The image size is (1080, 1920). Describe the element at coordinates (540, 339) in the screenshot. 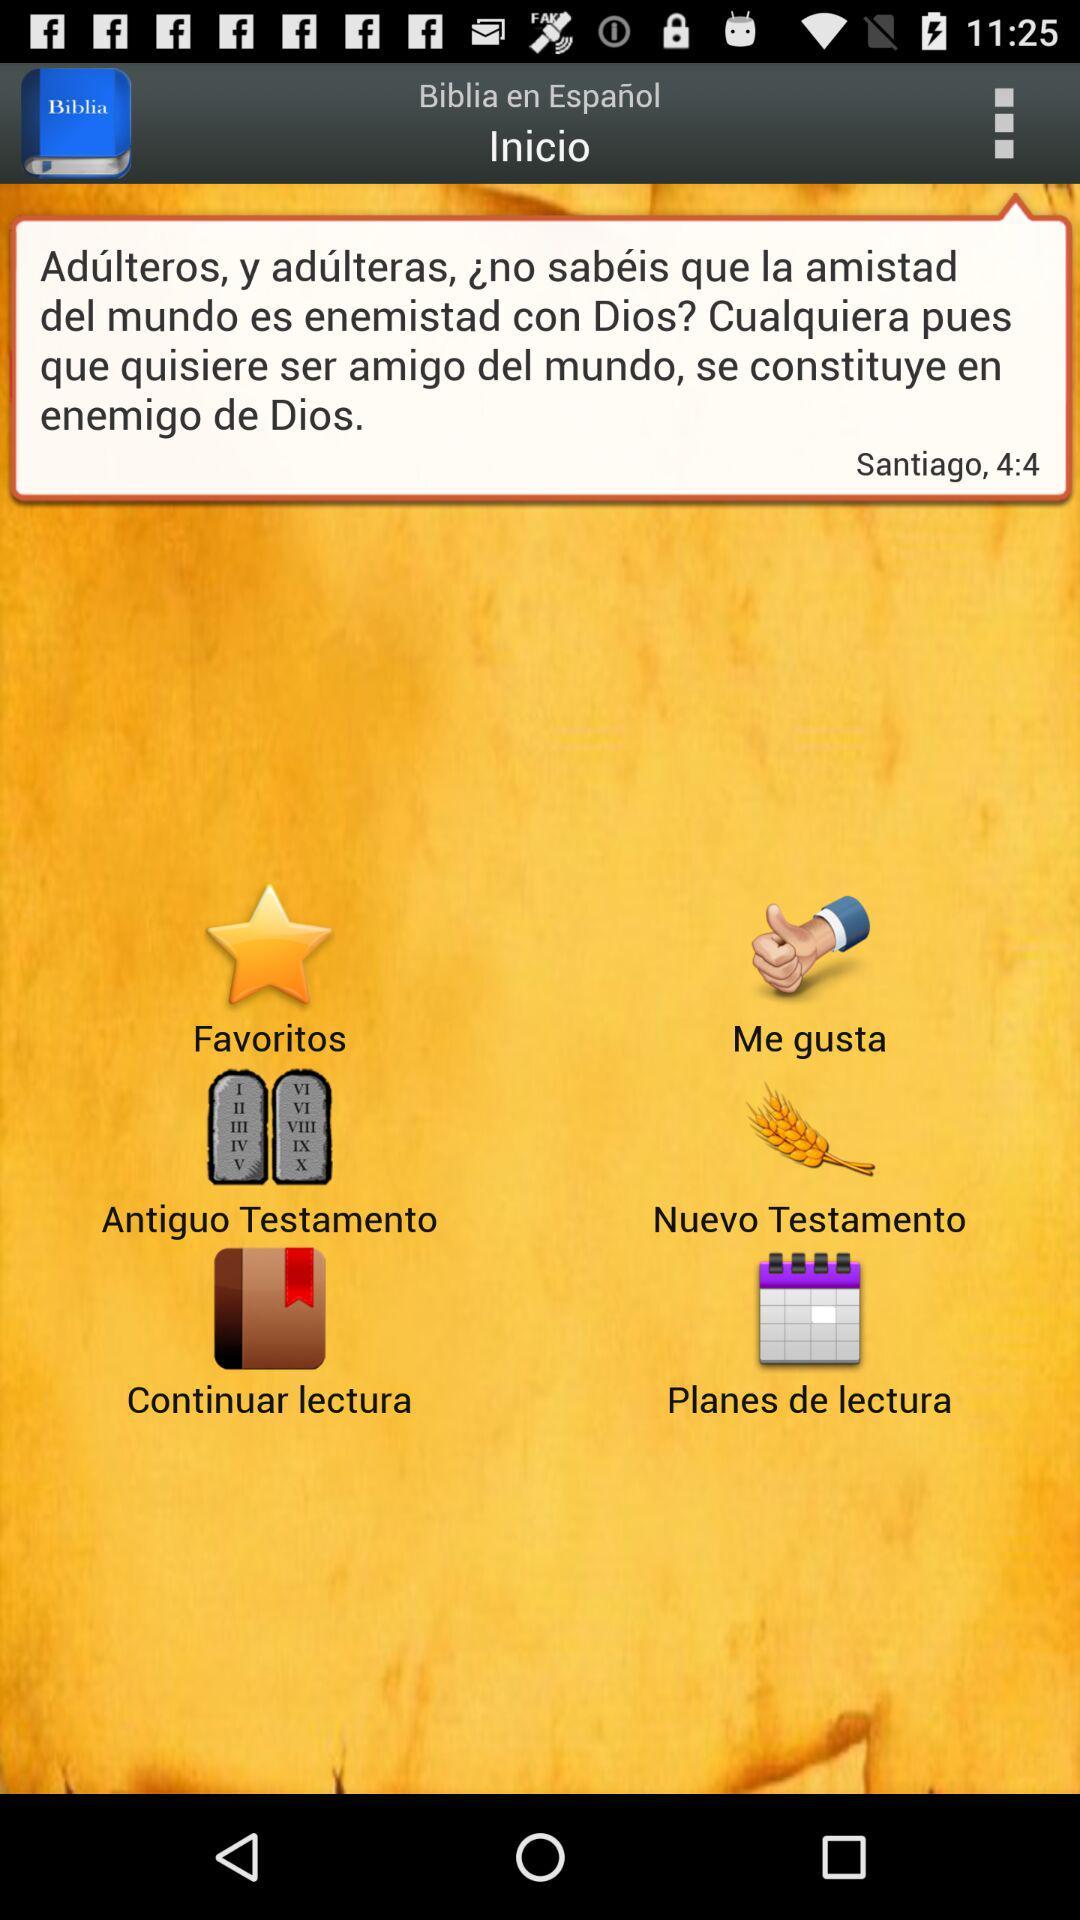

I see `icon above the santiago, 4:4 icon` at that location.